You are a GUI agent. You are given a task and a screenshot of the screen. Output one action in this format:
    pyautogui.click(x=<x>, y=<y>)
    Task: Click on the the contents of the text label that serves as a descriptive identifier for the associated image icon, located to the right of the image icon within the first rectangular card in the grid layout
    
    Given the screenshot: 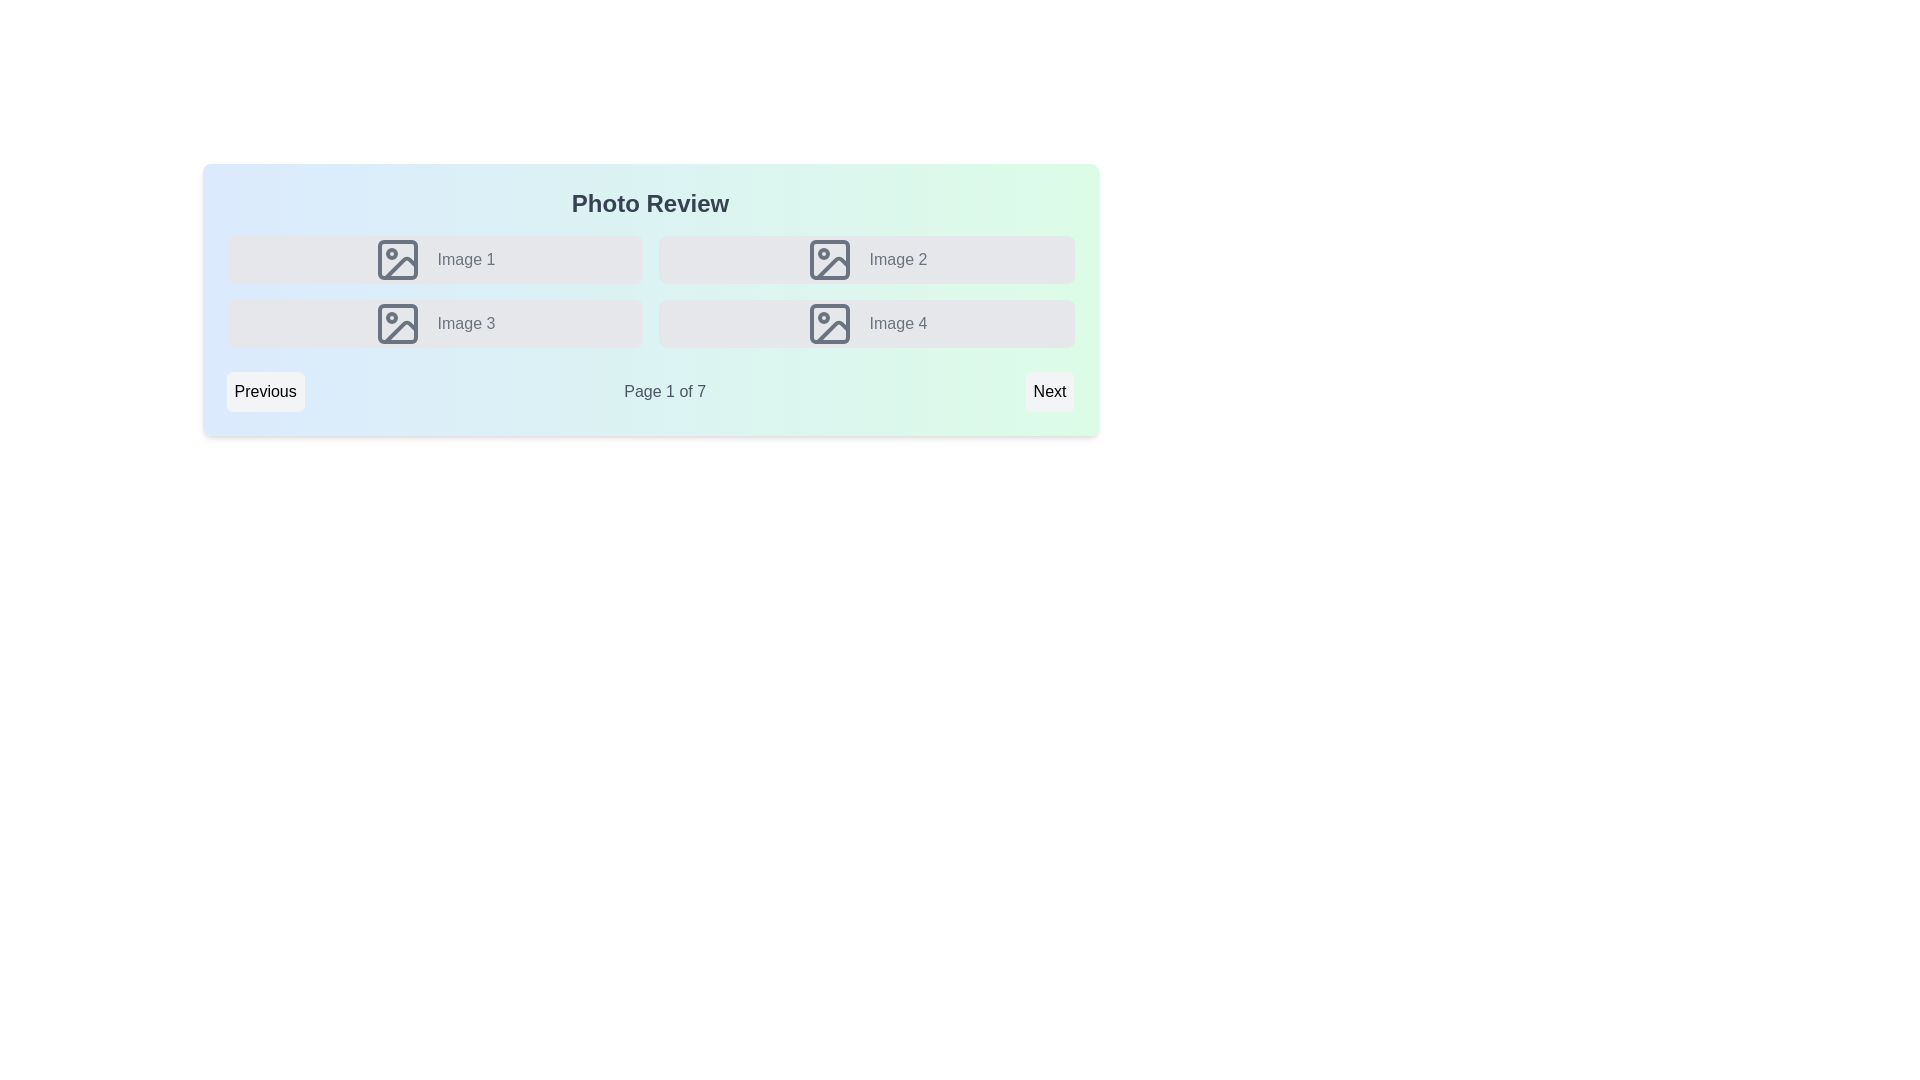 What is the action you would take?
    pyautogui.click(x=465, y=258)
    